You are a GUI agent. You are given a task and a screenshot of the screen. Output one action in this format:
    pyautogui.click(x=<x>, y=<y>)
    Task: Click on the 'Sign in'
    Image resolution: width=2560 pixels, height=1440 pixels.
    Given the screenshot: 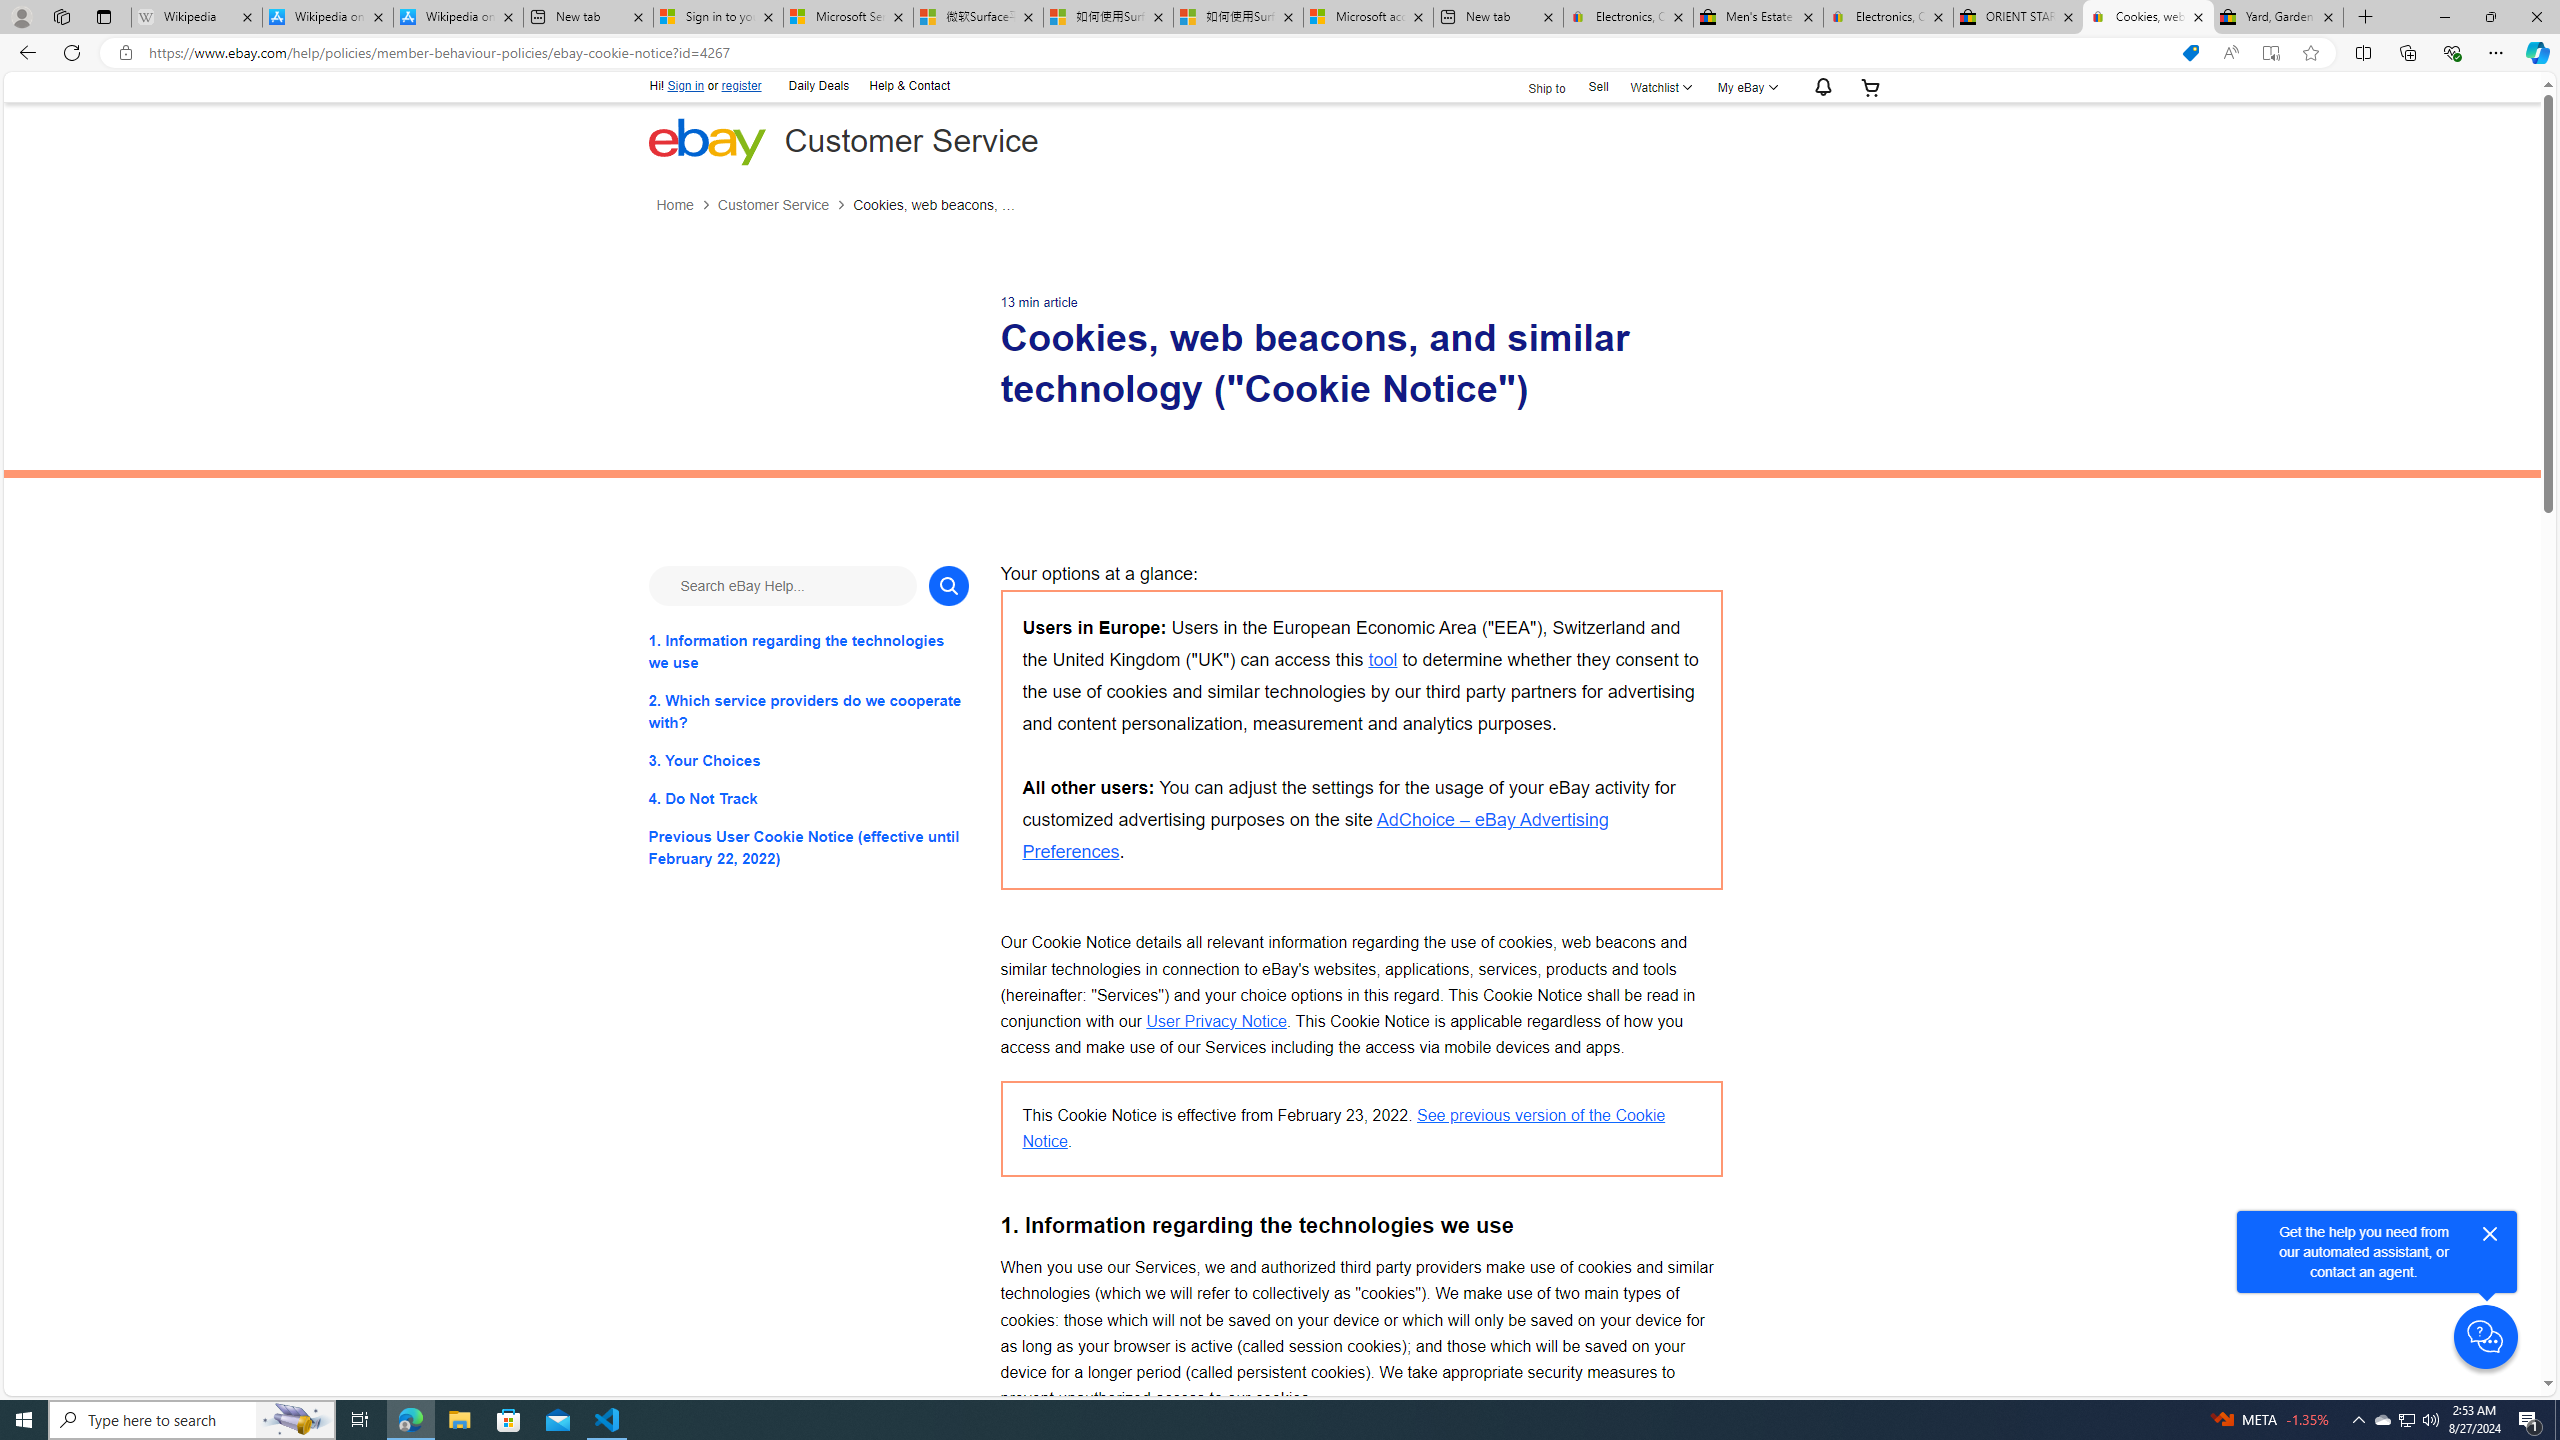 What is the action you would take?
    pyautogui.click(x=685, y=85)
    